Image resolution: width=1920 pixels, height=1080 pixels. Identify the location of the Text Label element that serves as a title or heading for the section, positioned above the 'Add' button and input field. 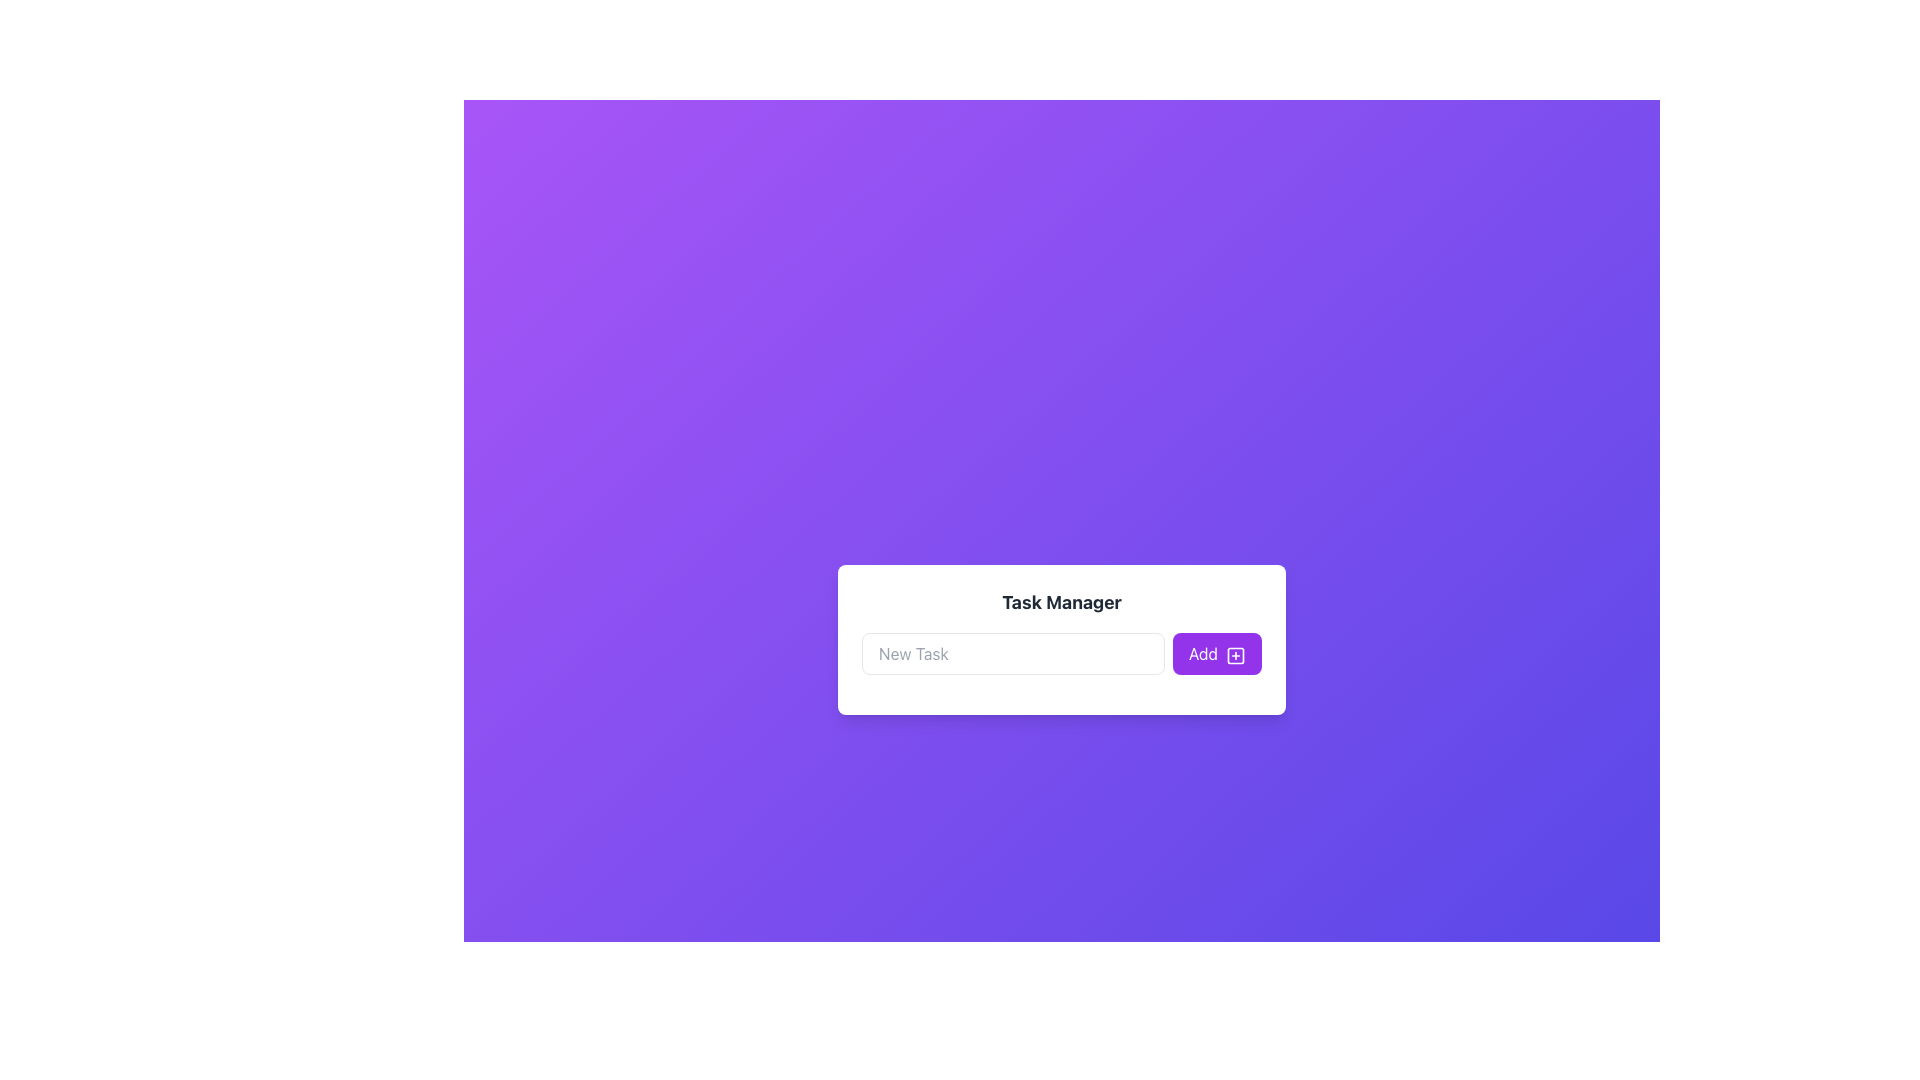
(1060, 601).